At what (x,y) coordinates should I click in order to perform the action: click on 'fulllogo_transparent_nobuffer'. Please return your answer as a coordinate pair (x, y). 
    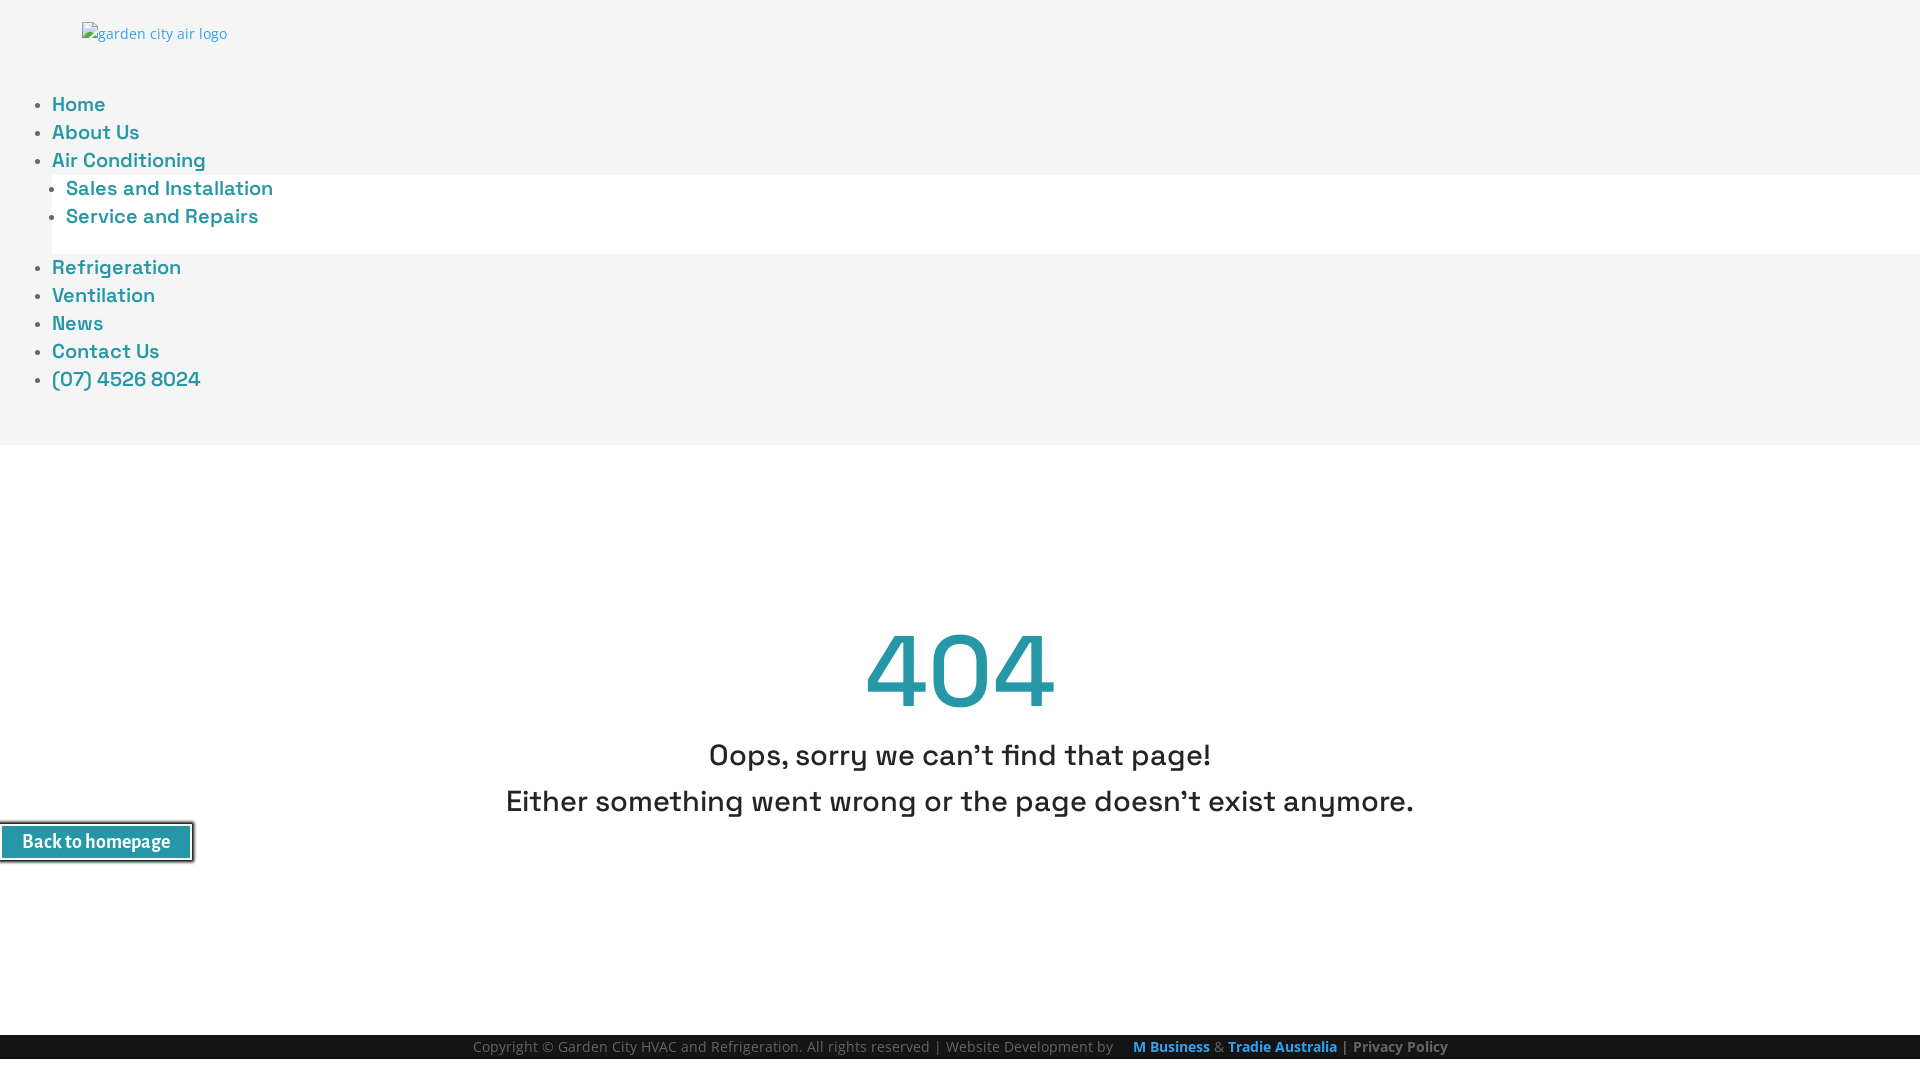
    Looking at the image, I should click on (153, 34).